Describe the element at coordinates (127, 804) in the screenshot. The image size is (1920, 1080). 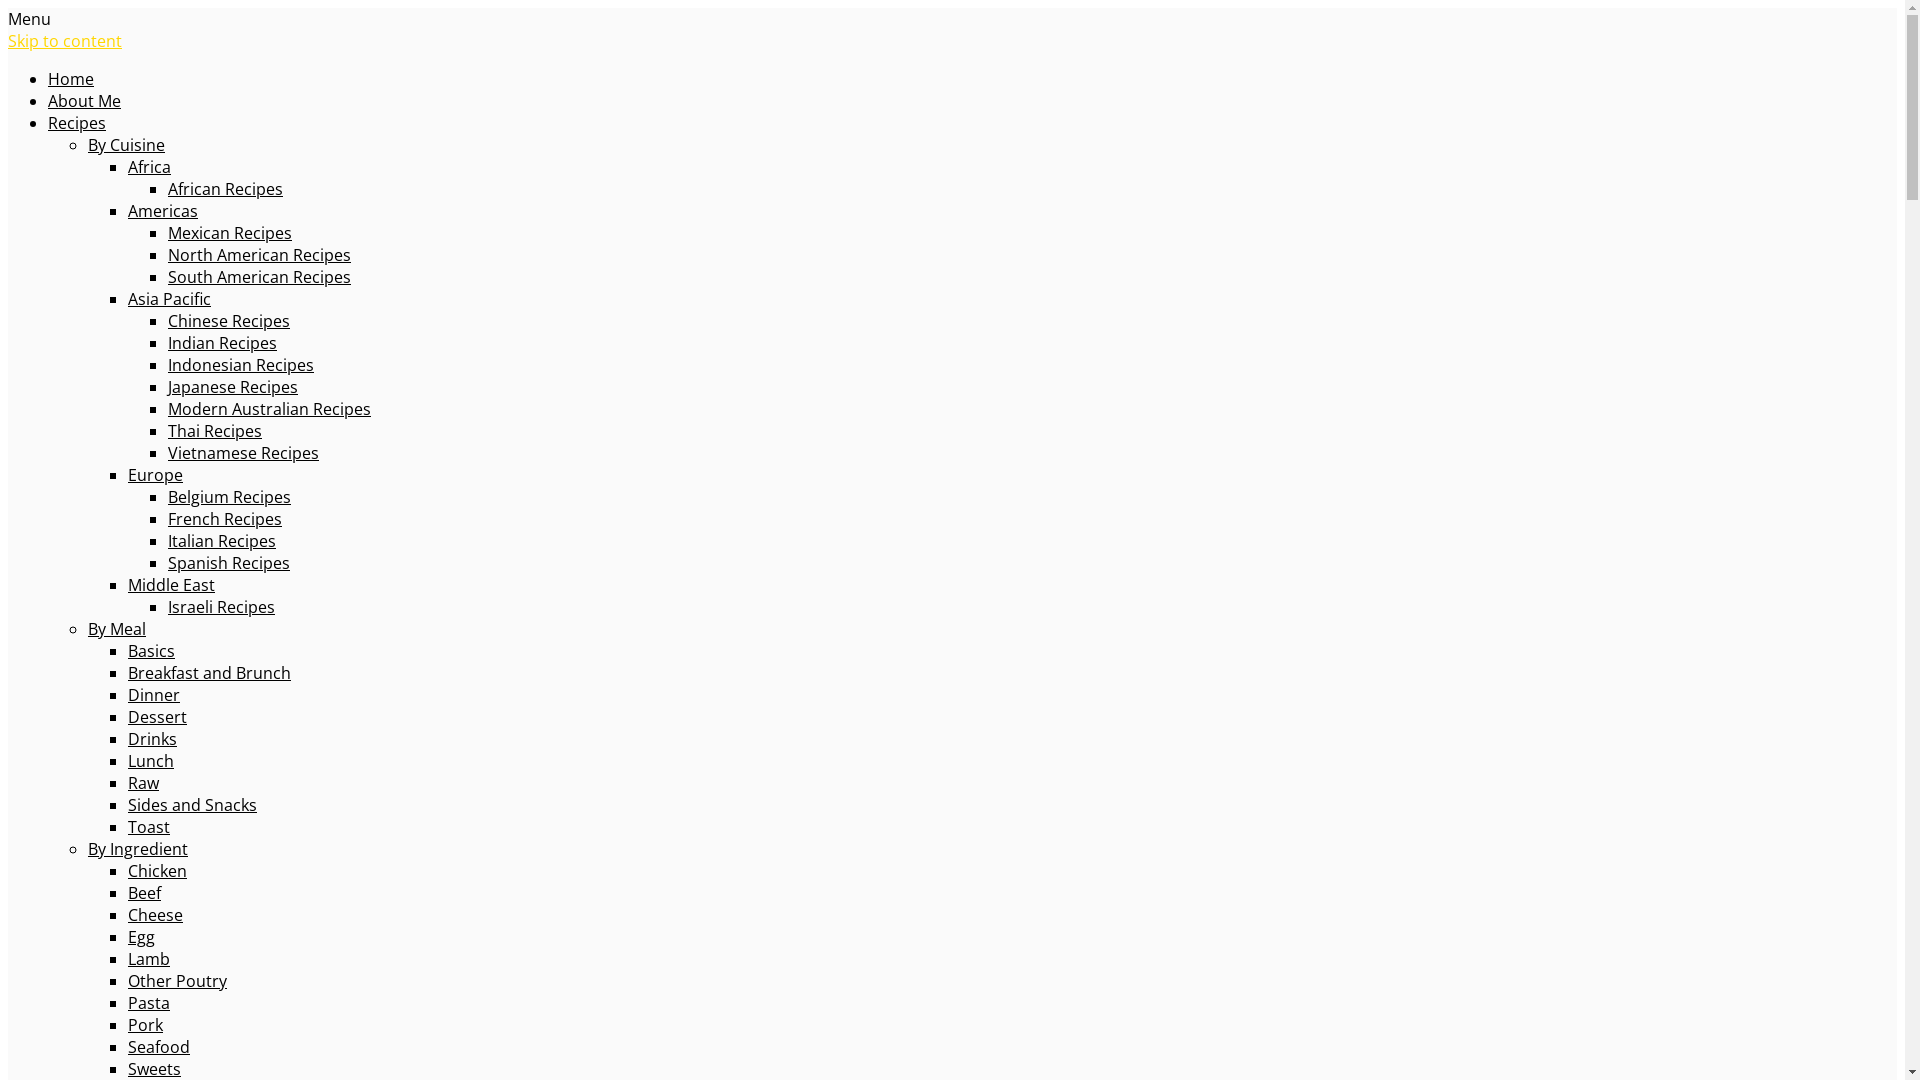
I see `'Sides and Snacks'` at that location.